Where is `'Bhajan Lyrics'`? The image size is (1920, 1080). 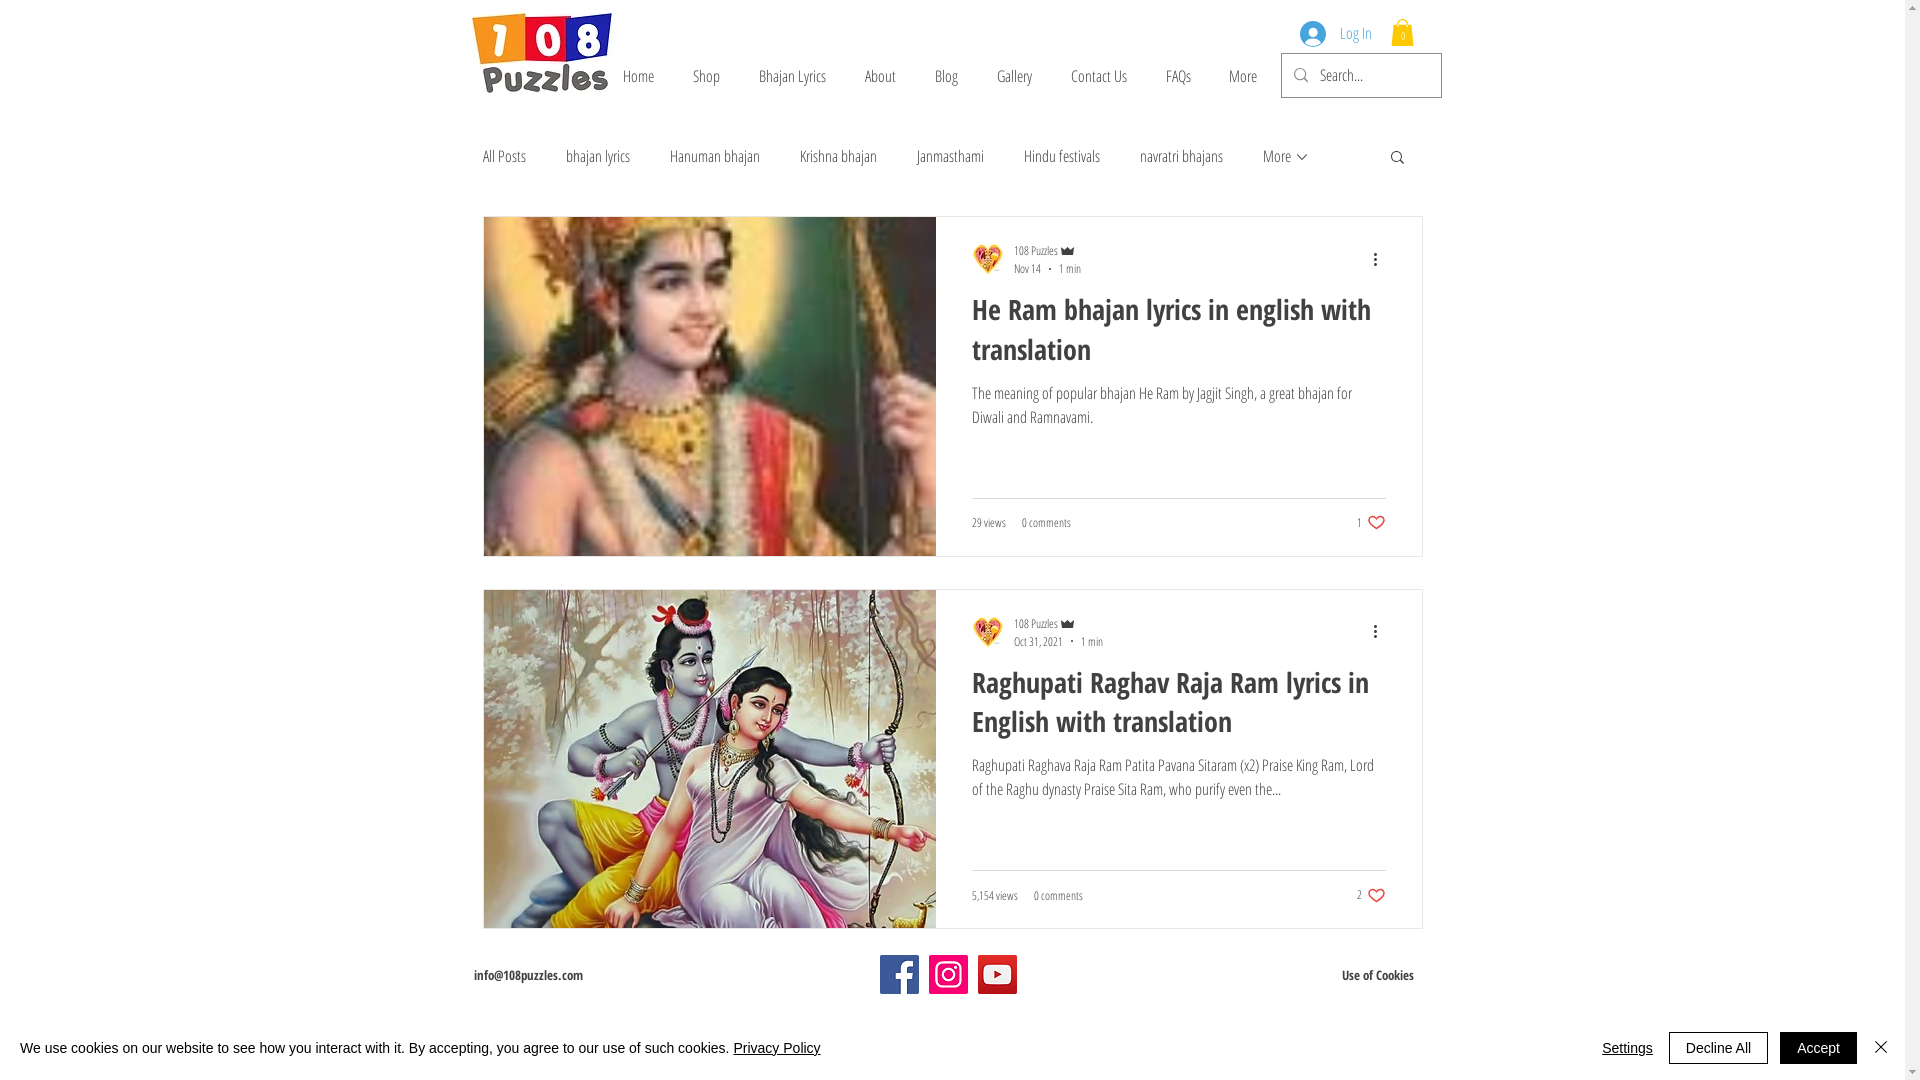 'Bhajan Lyrics' is located at coordinates (791, 75).